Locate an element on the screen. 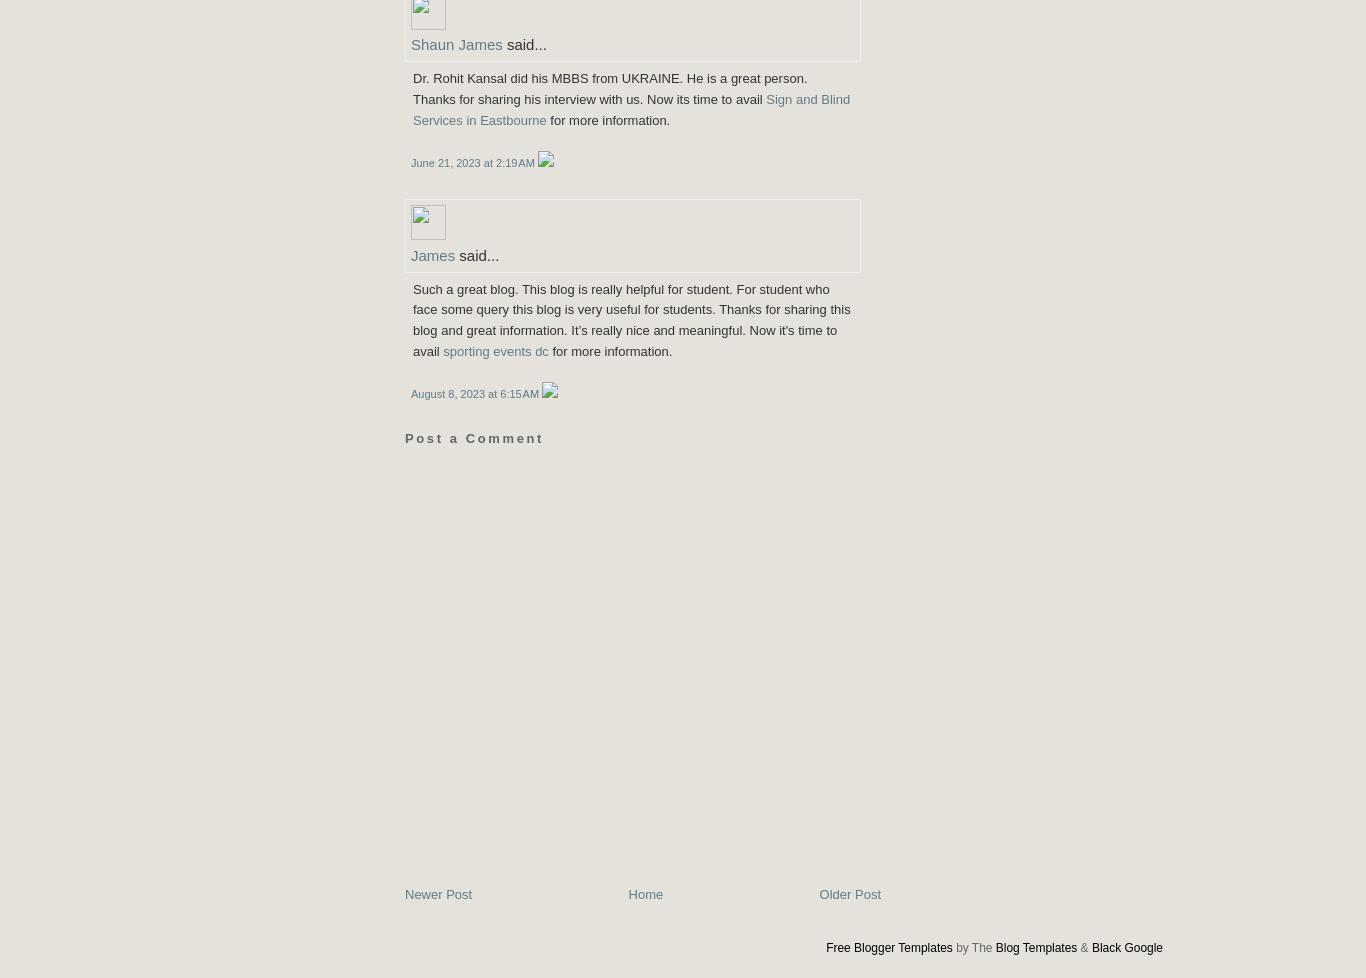  'Blog Templates' is located at coordinates (1034, 946).